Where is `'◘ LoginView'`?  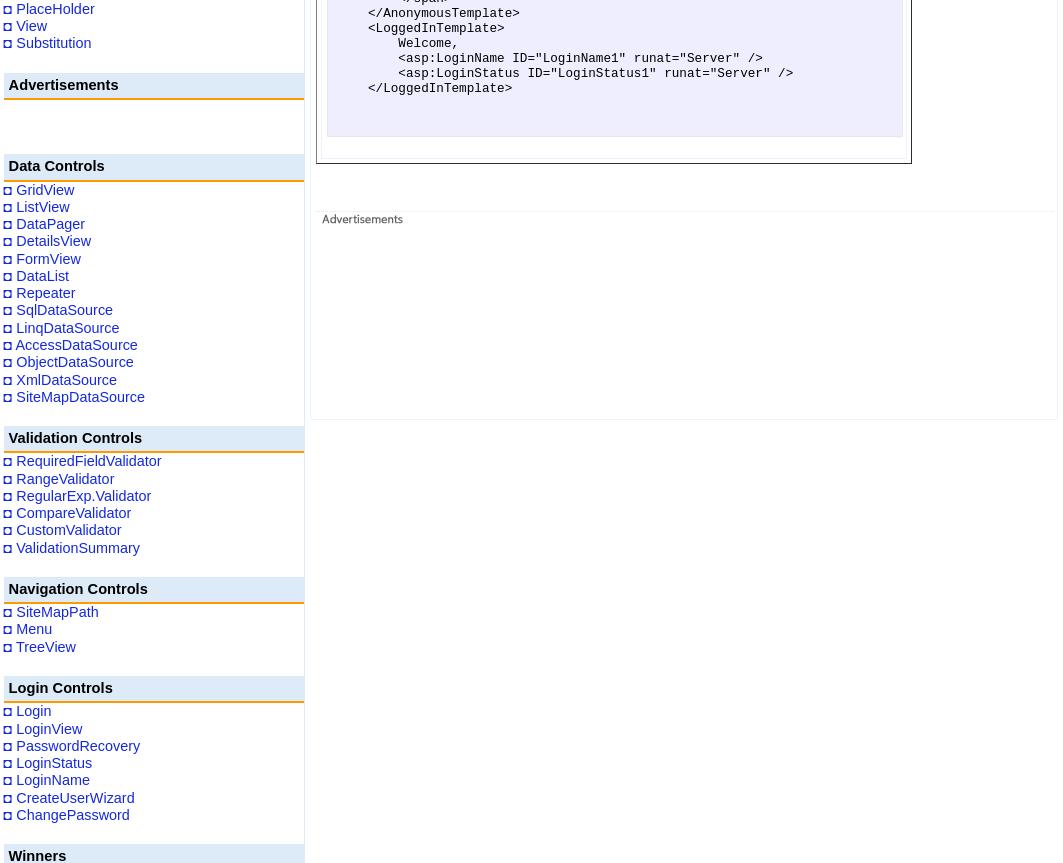 '◘ LoginView' is located at coordinates (42, 728).